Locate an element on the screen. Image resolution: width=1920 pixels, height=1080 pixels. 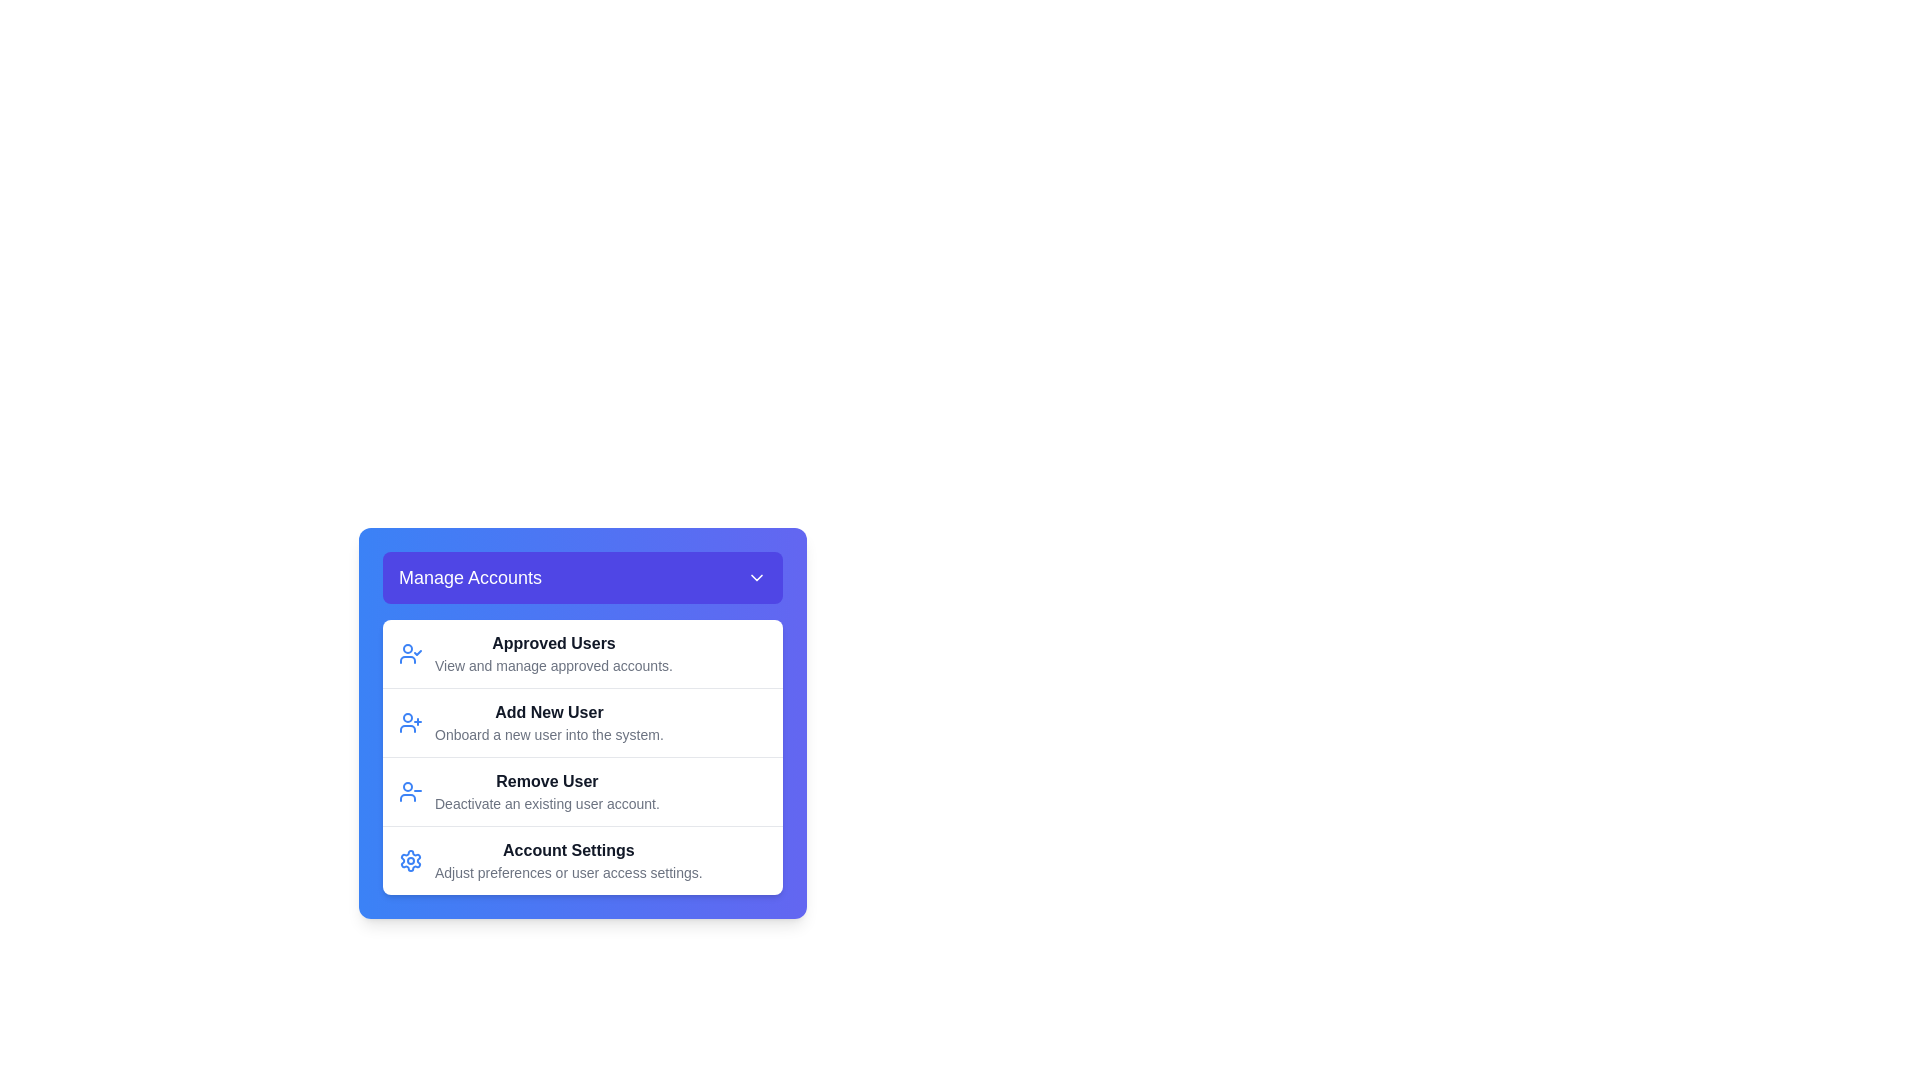
the third list item for deactivating an existing user account, which is positioned between 'Add New User' and 'Account Settings' is located at coordinates (581, 790).